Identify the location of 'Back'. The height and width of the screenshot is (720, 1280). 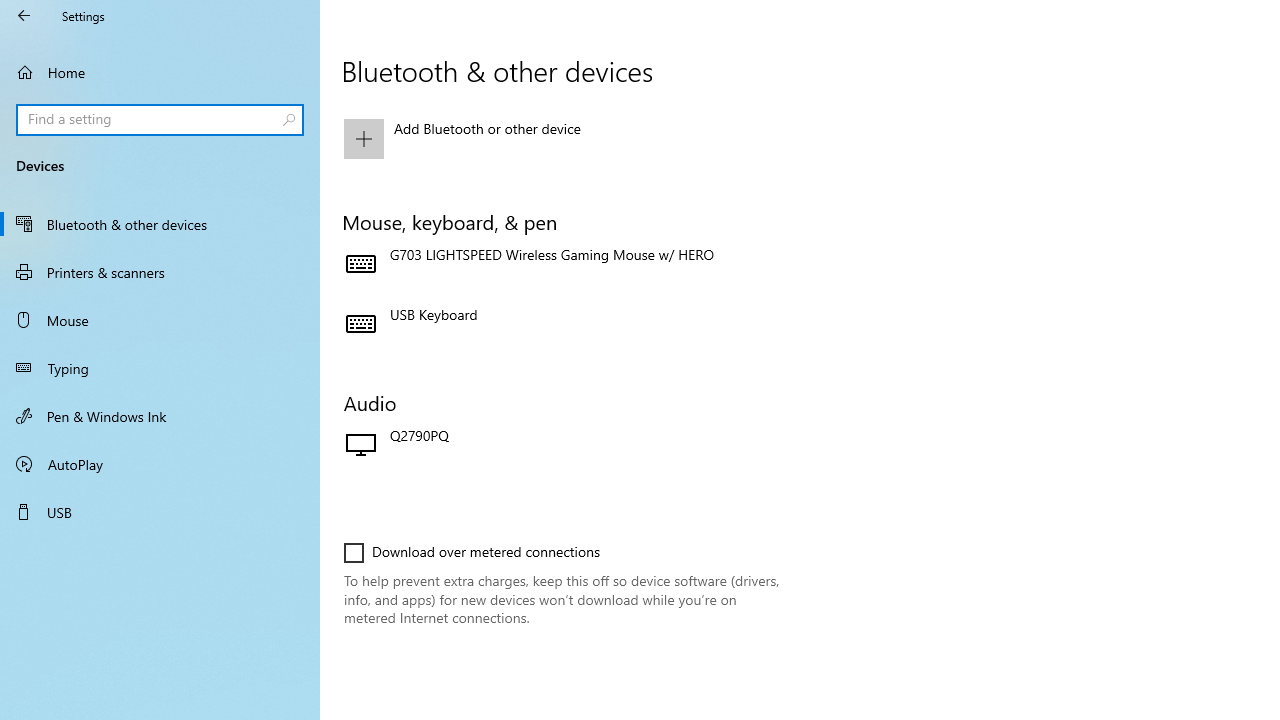
(24, 15).